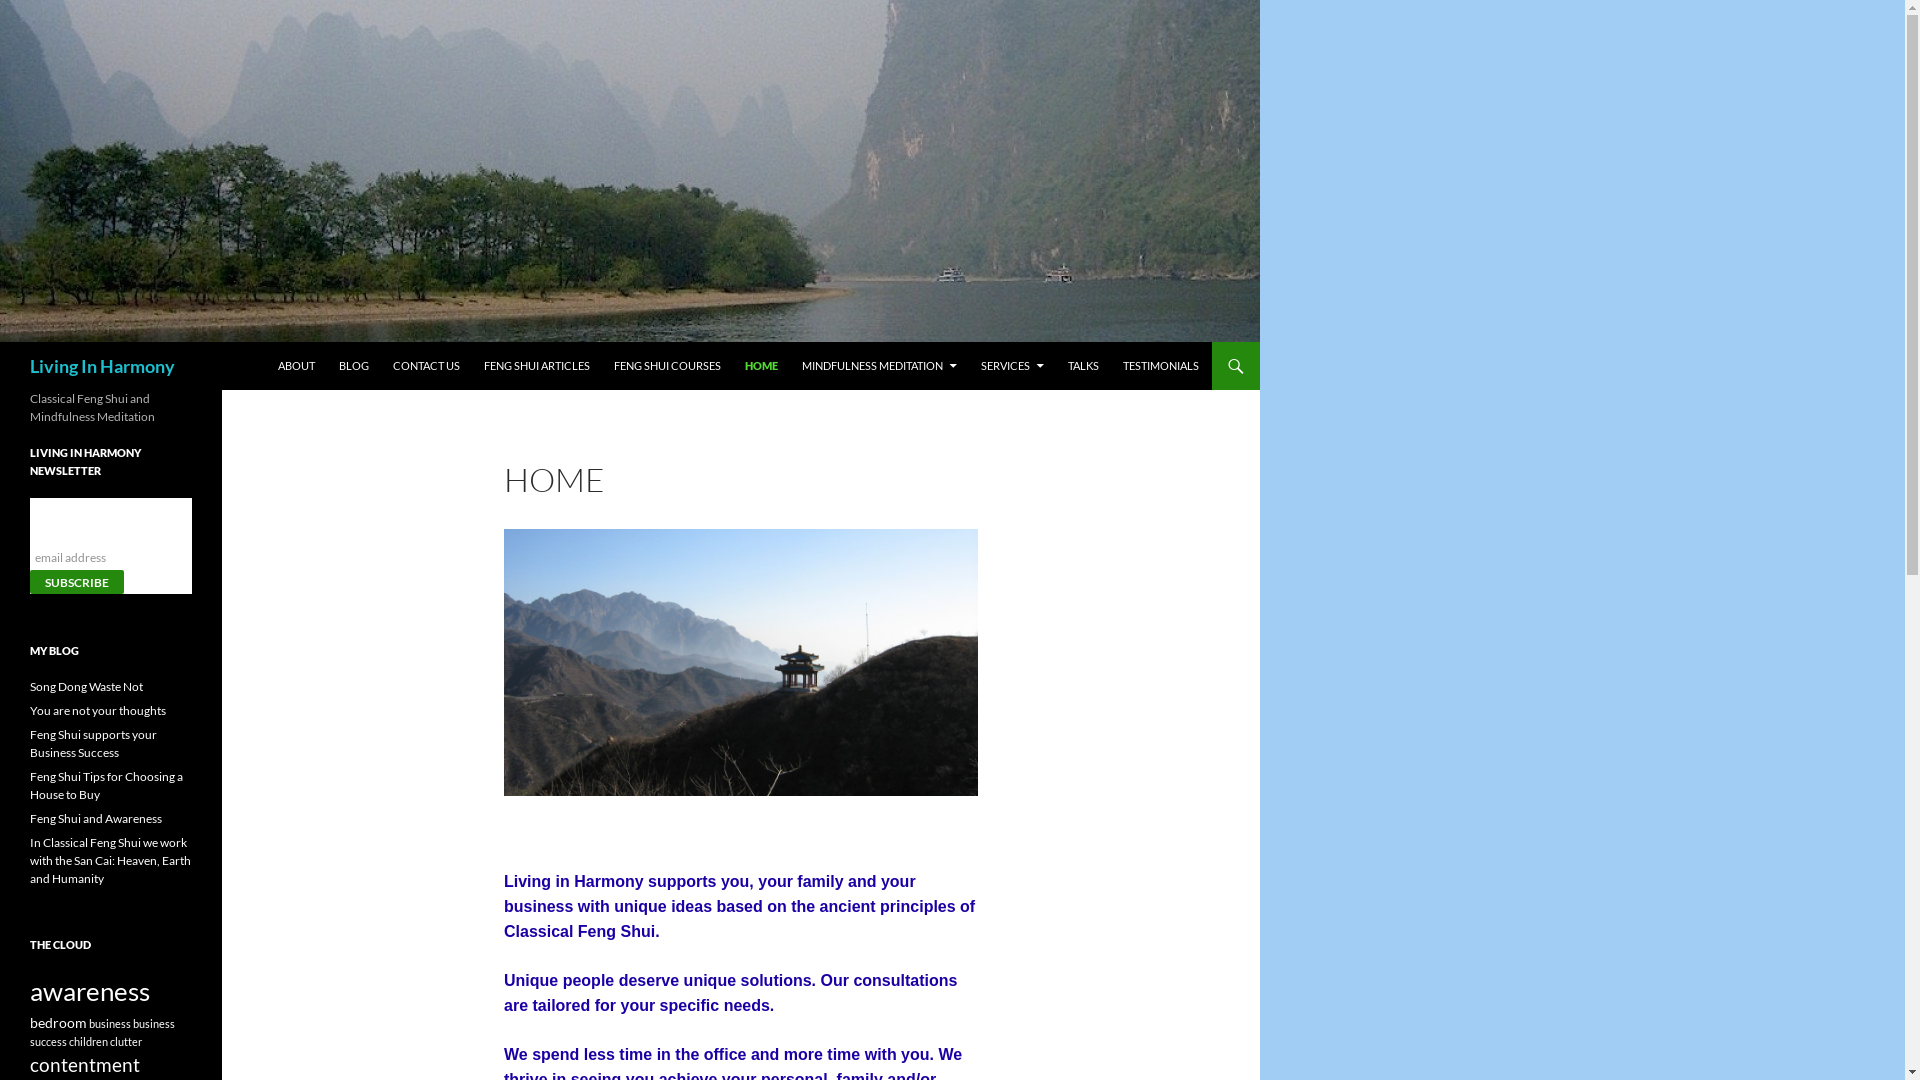 The width and height of the screenshot is (1920, 1080). Describe the element at coordinates (760, 366) in the screenshot. I see `'HOME'` at that location.